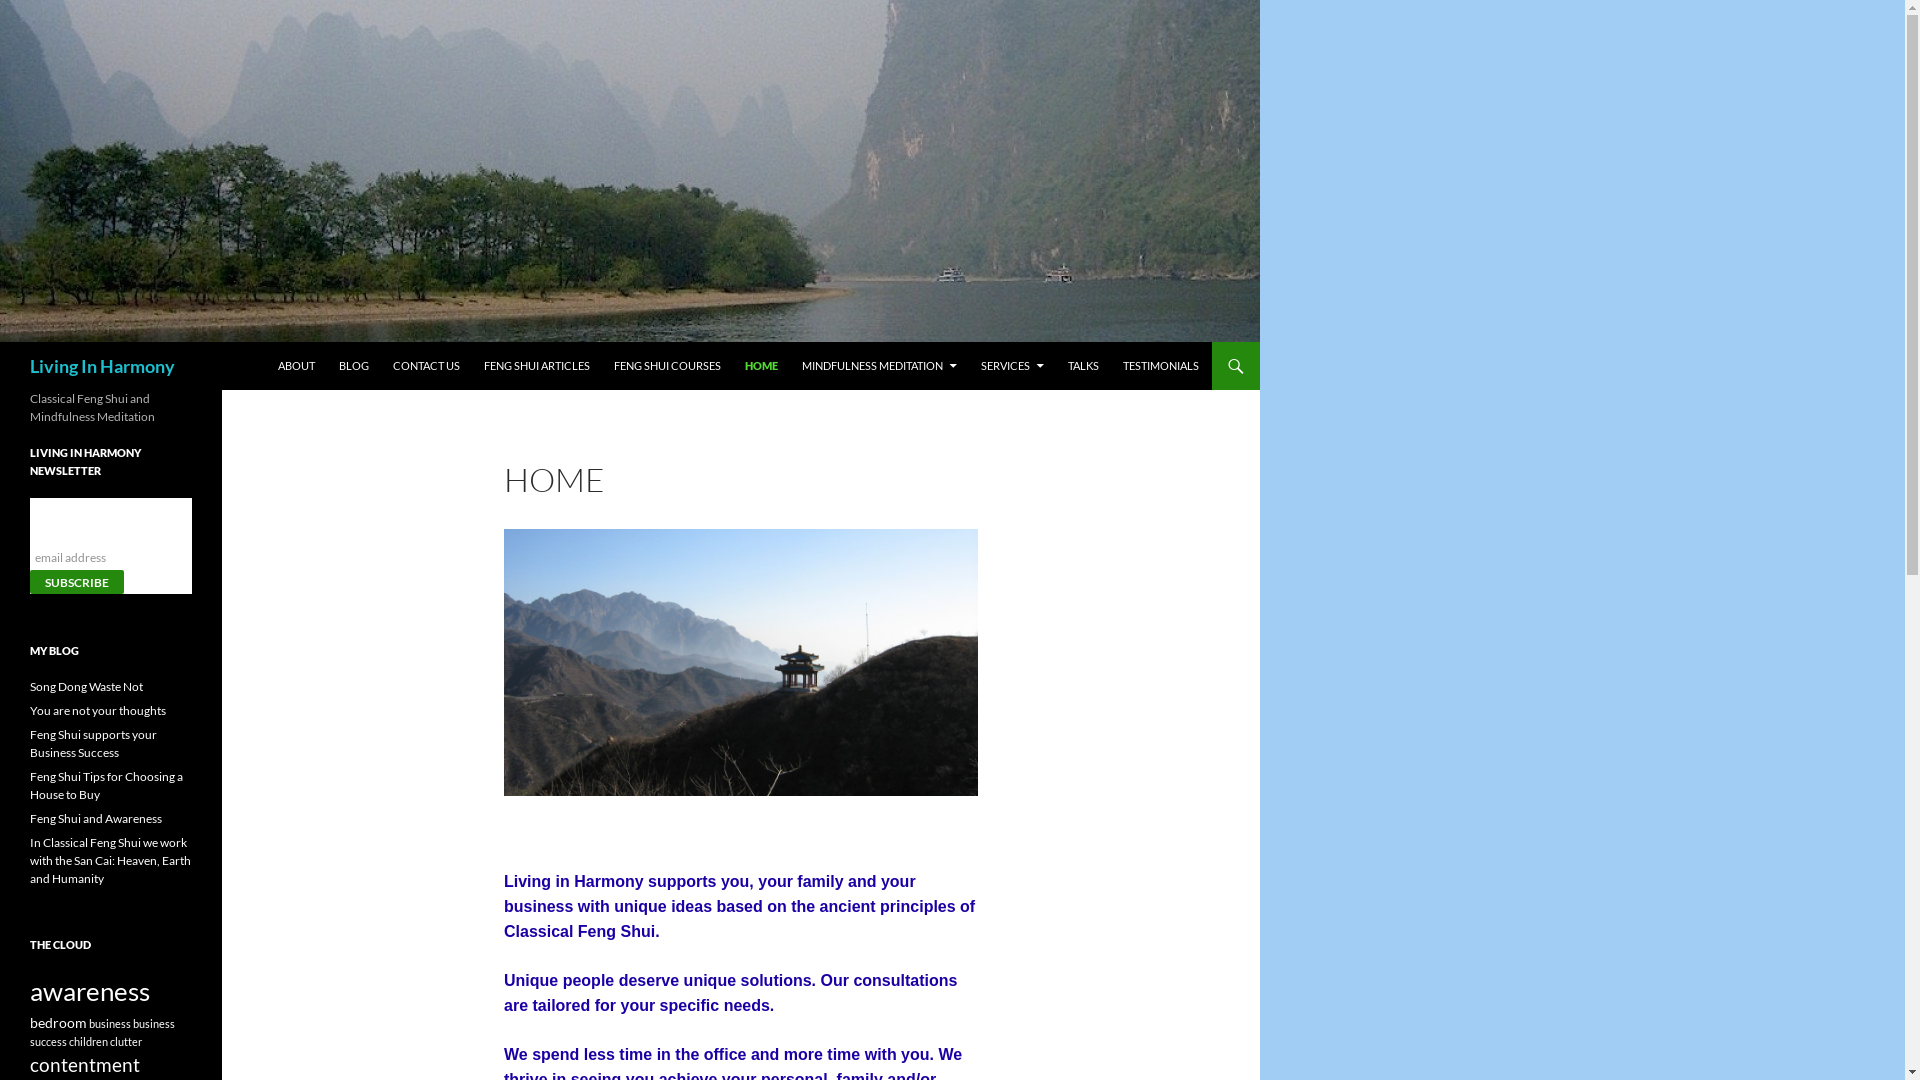 The width and height of the screenshot is (1920, 1080). Describe the element at coordinates (760, 366) in the screenshot. I see `'HOME'` at that location.